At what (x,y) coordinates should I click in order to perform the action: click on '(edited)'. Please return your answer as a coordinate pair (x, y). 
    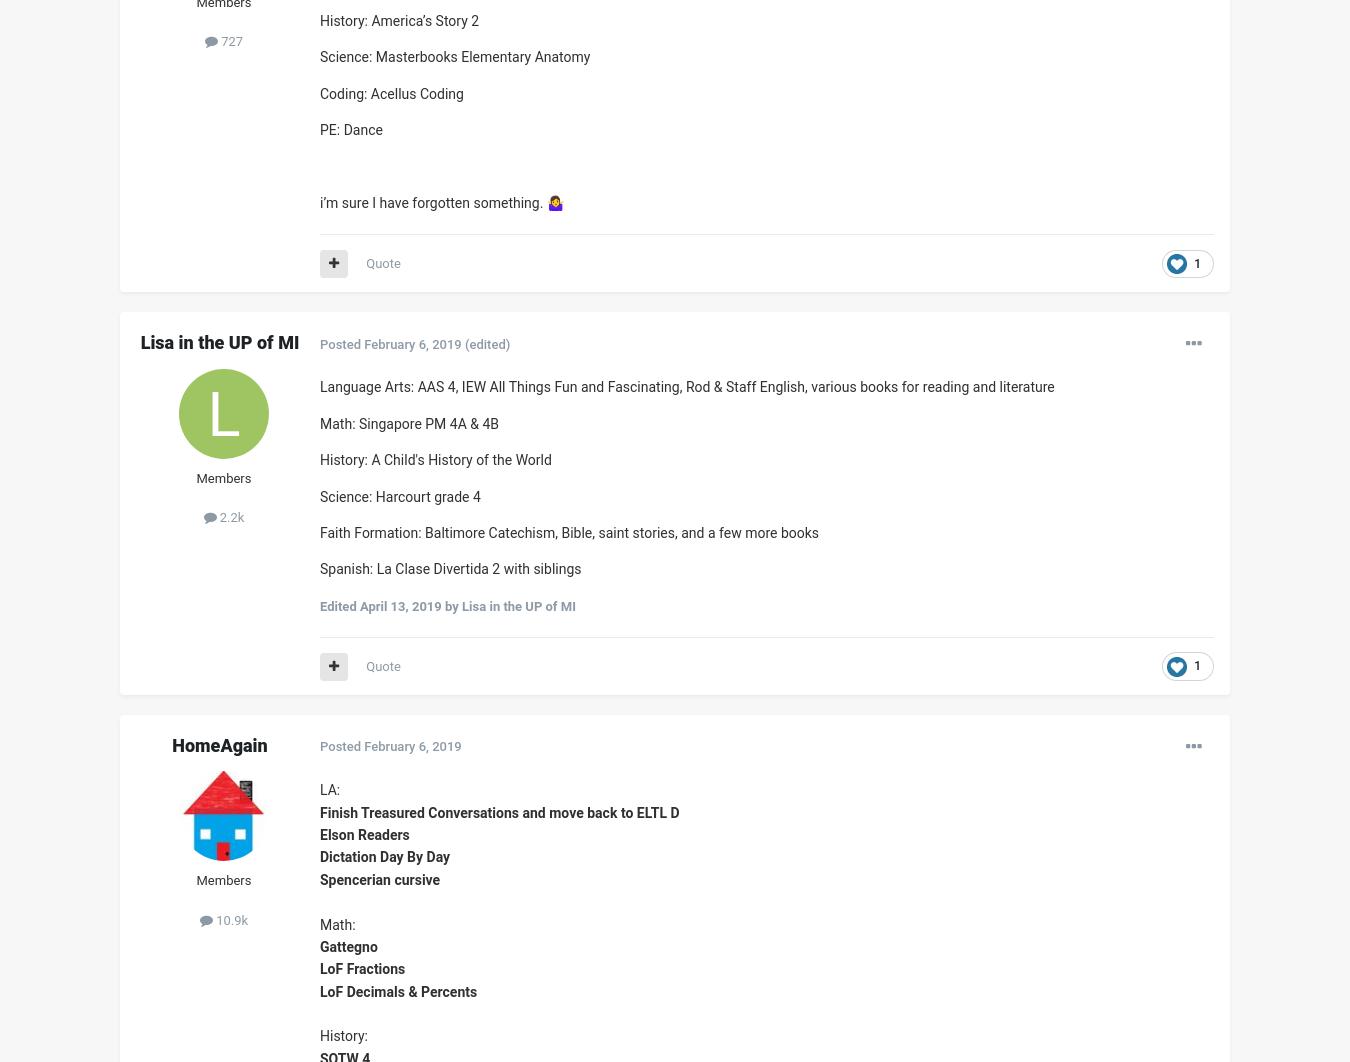
    Looking at the image, I should click on (485, 342).